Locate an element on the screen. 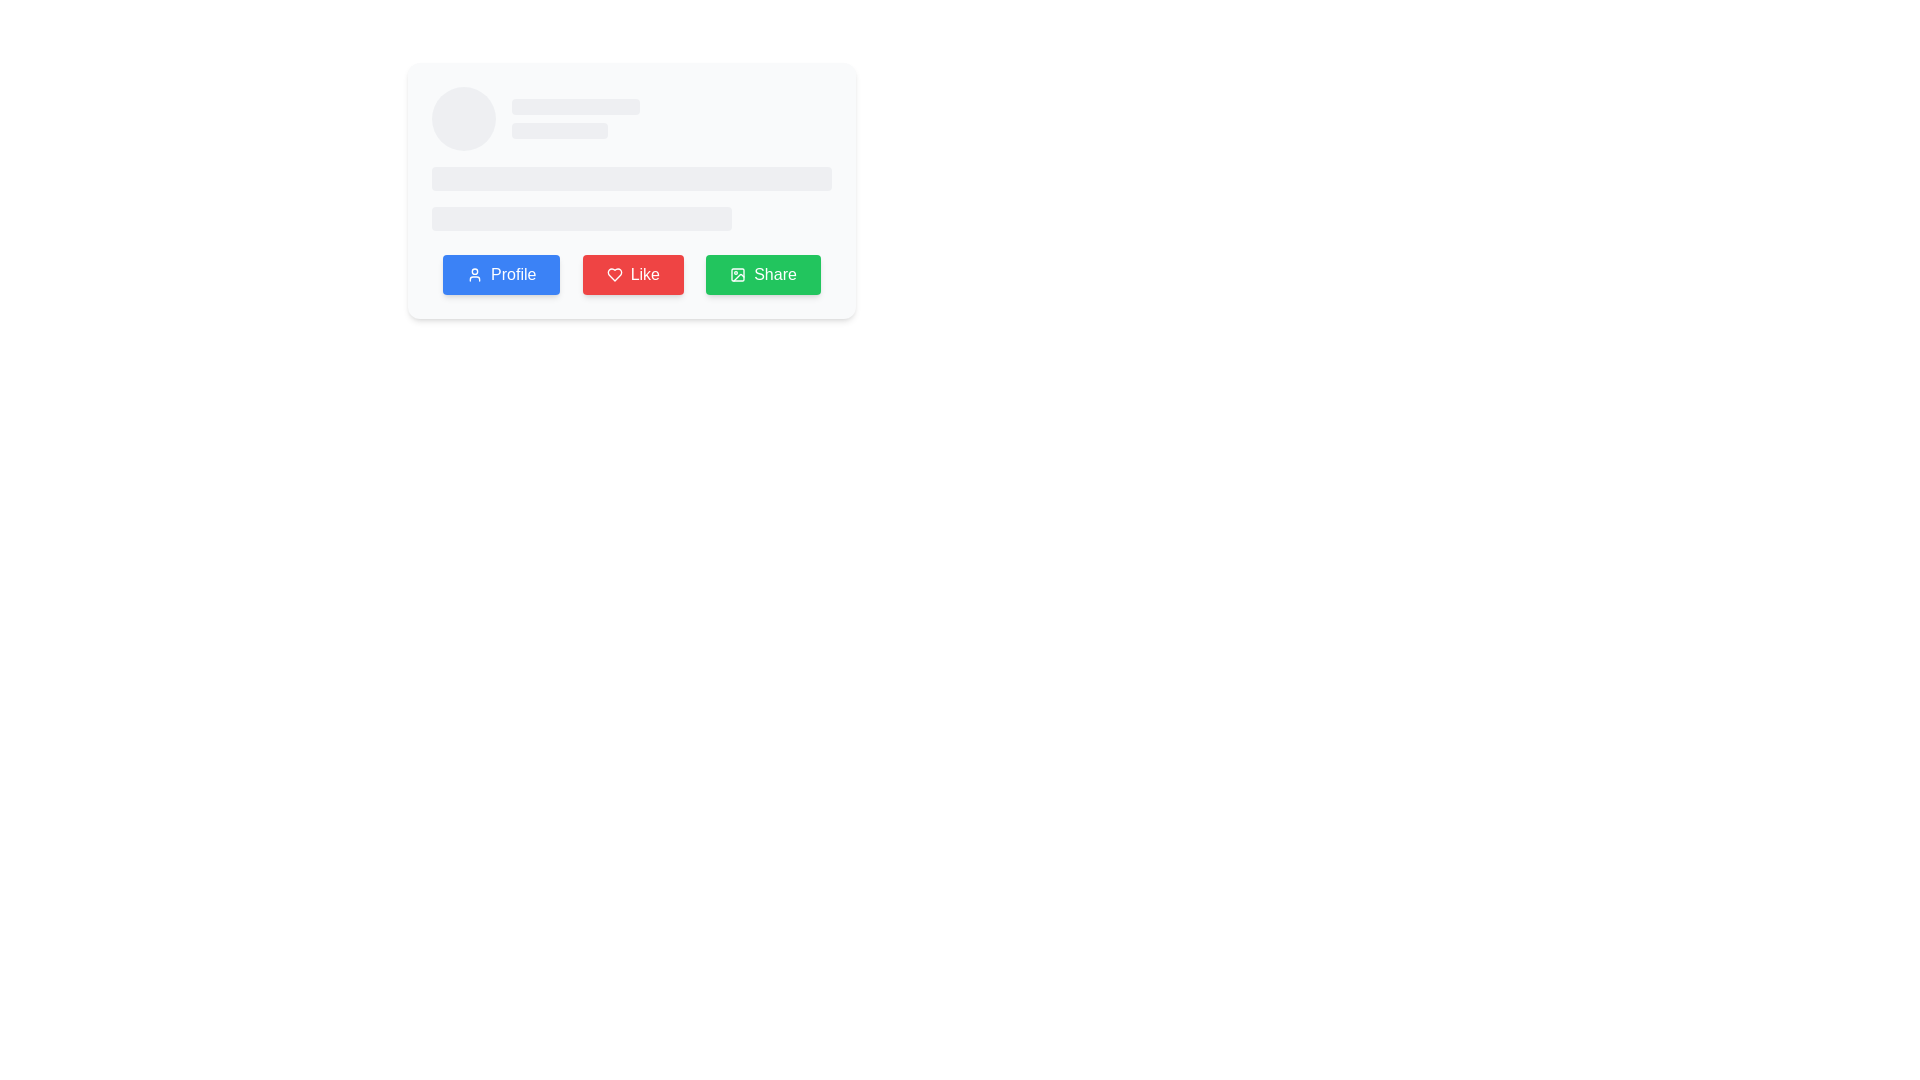  the small square-shaped light-green icon with a white image symbol located to the left of the 'Share' text in the green button is located at coordinates (737, 274).